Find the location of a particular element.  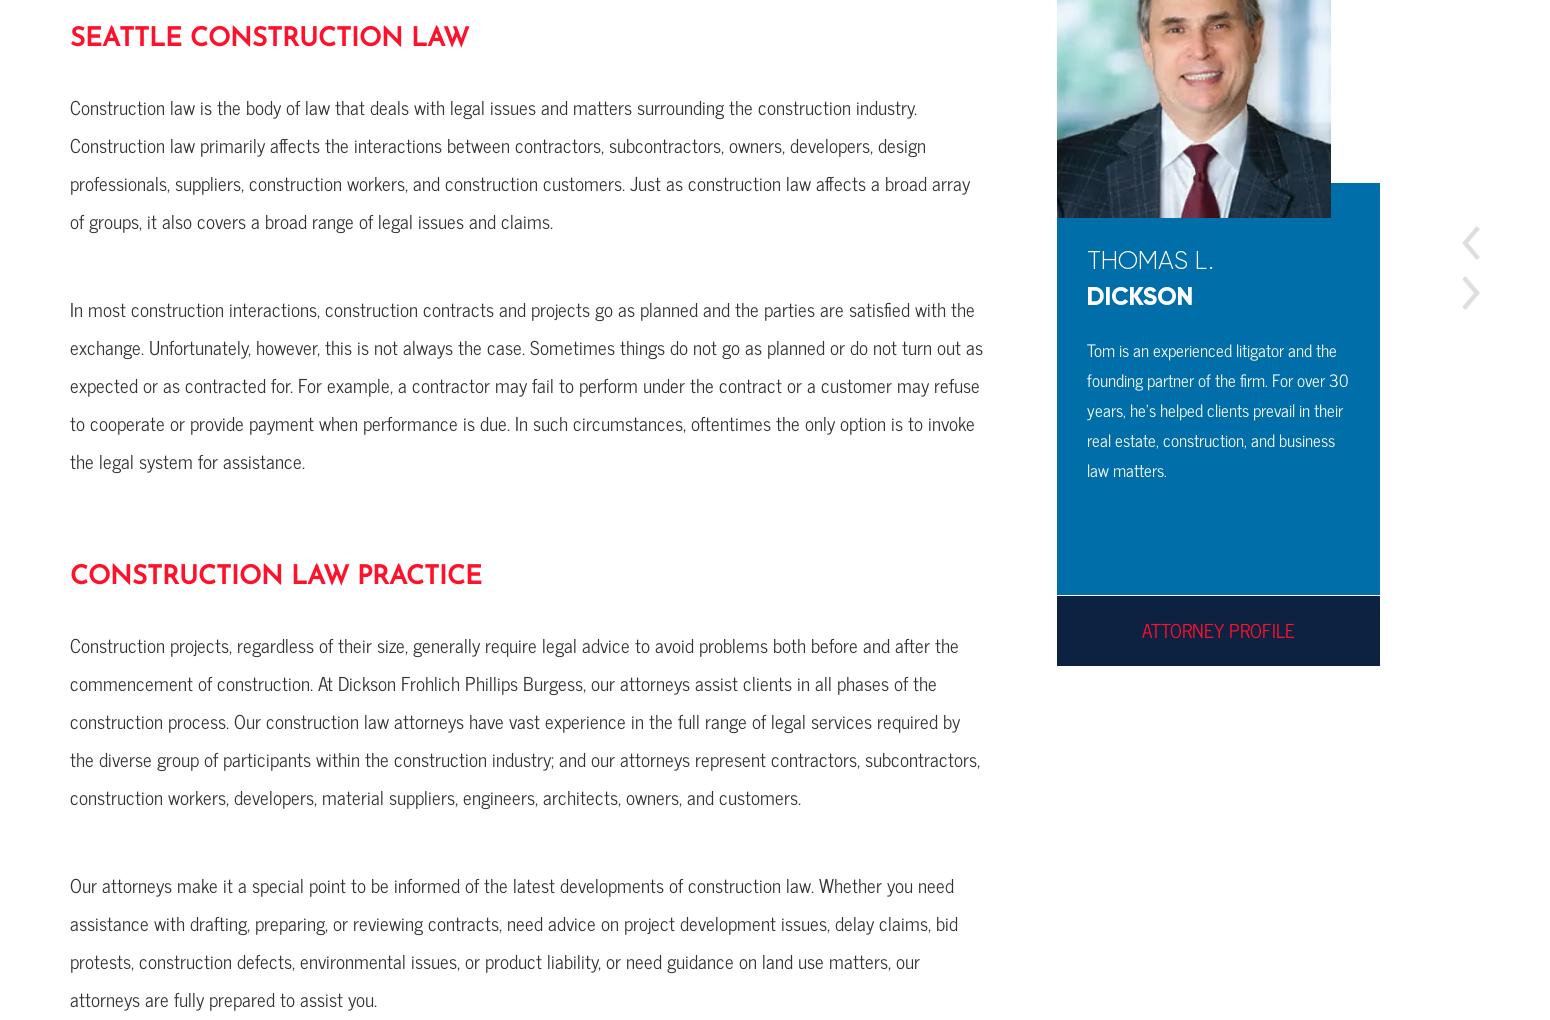

'Construction Law Practice' is located at coordinates (276, 577).